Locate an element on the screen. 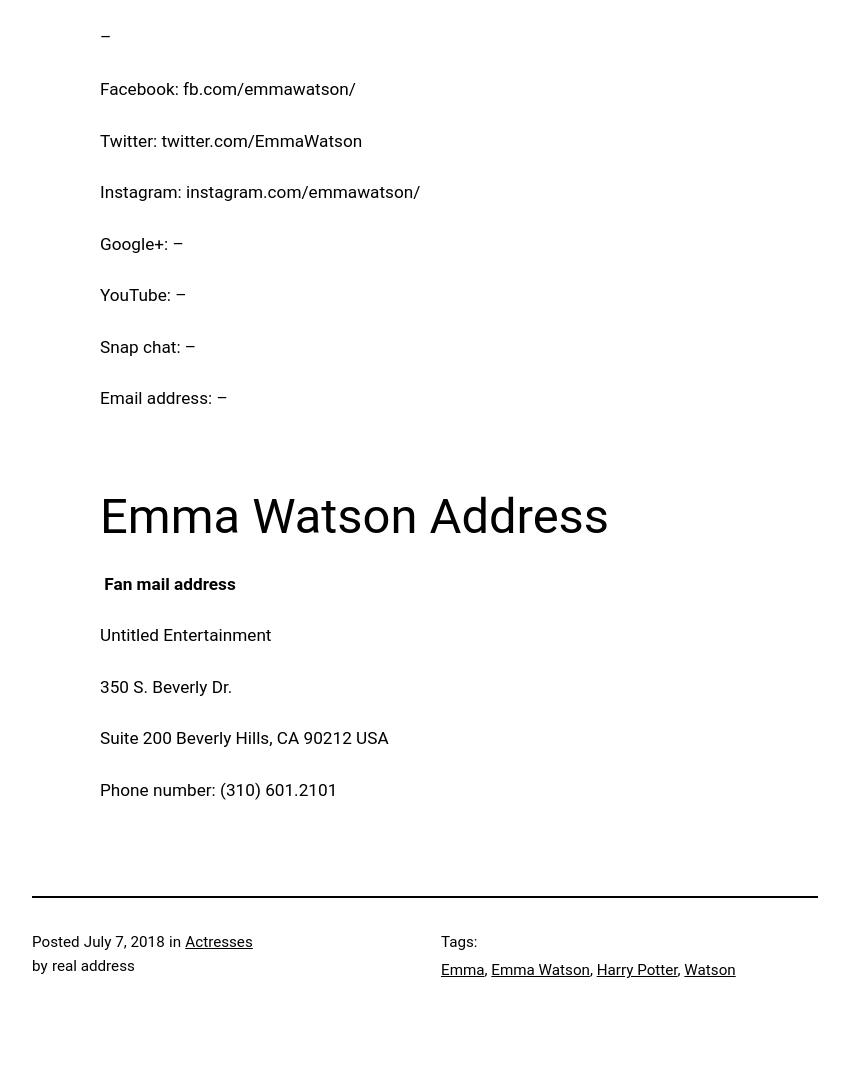 This screenshot has width=850, height=1074. 'Emma Watson' is located at coordinates (539, 969).